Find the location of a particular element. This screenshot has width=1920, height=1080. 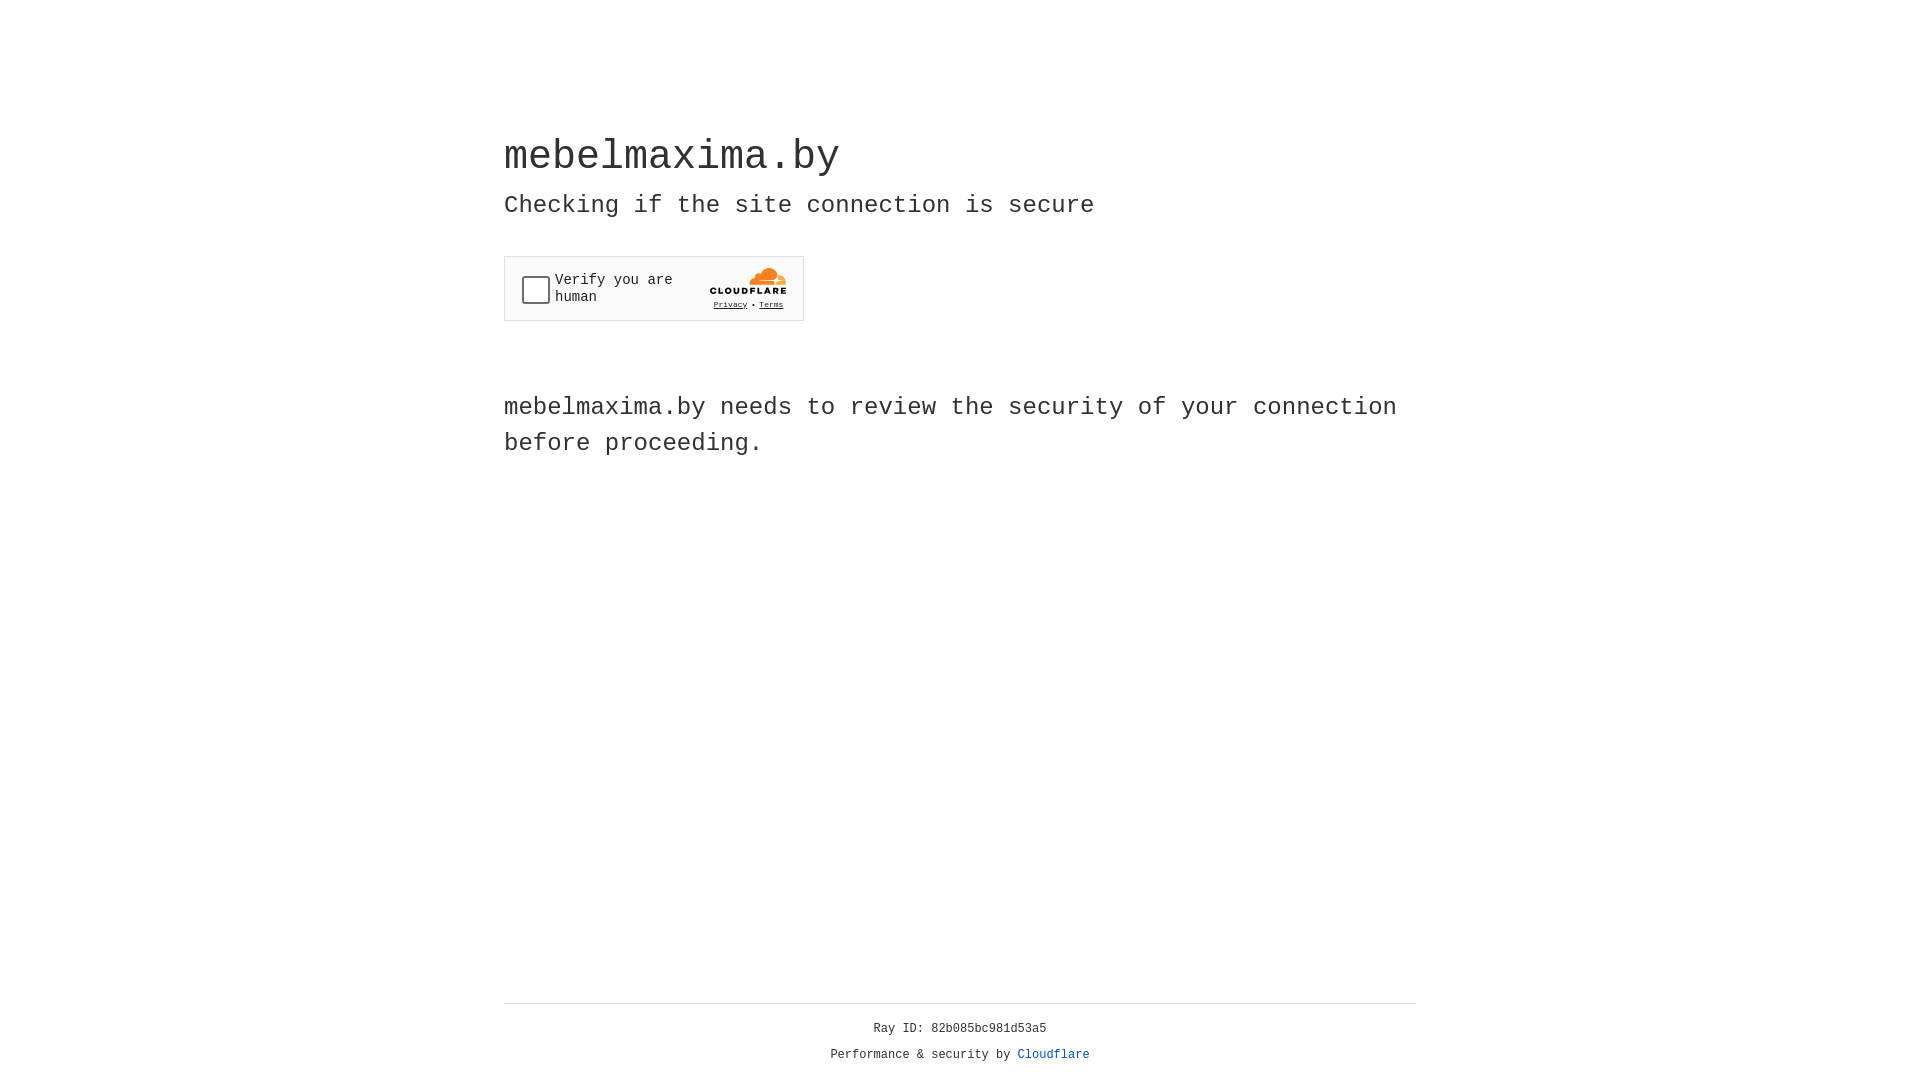

'Widget containing a Cloudflare security challenge' is located at coordinates (653, 288).